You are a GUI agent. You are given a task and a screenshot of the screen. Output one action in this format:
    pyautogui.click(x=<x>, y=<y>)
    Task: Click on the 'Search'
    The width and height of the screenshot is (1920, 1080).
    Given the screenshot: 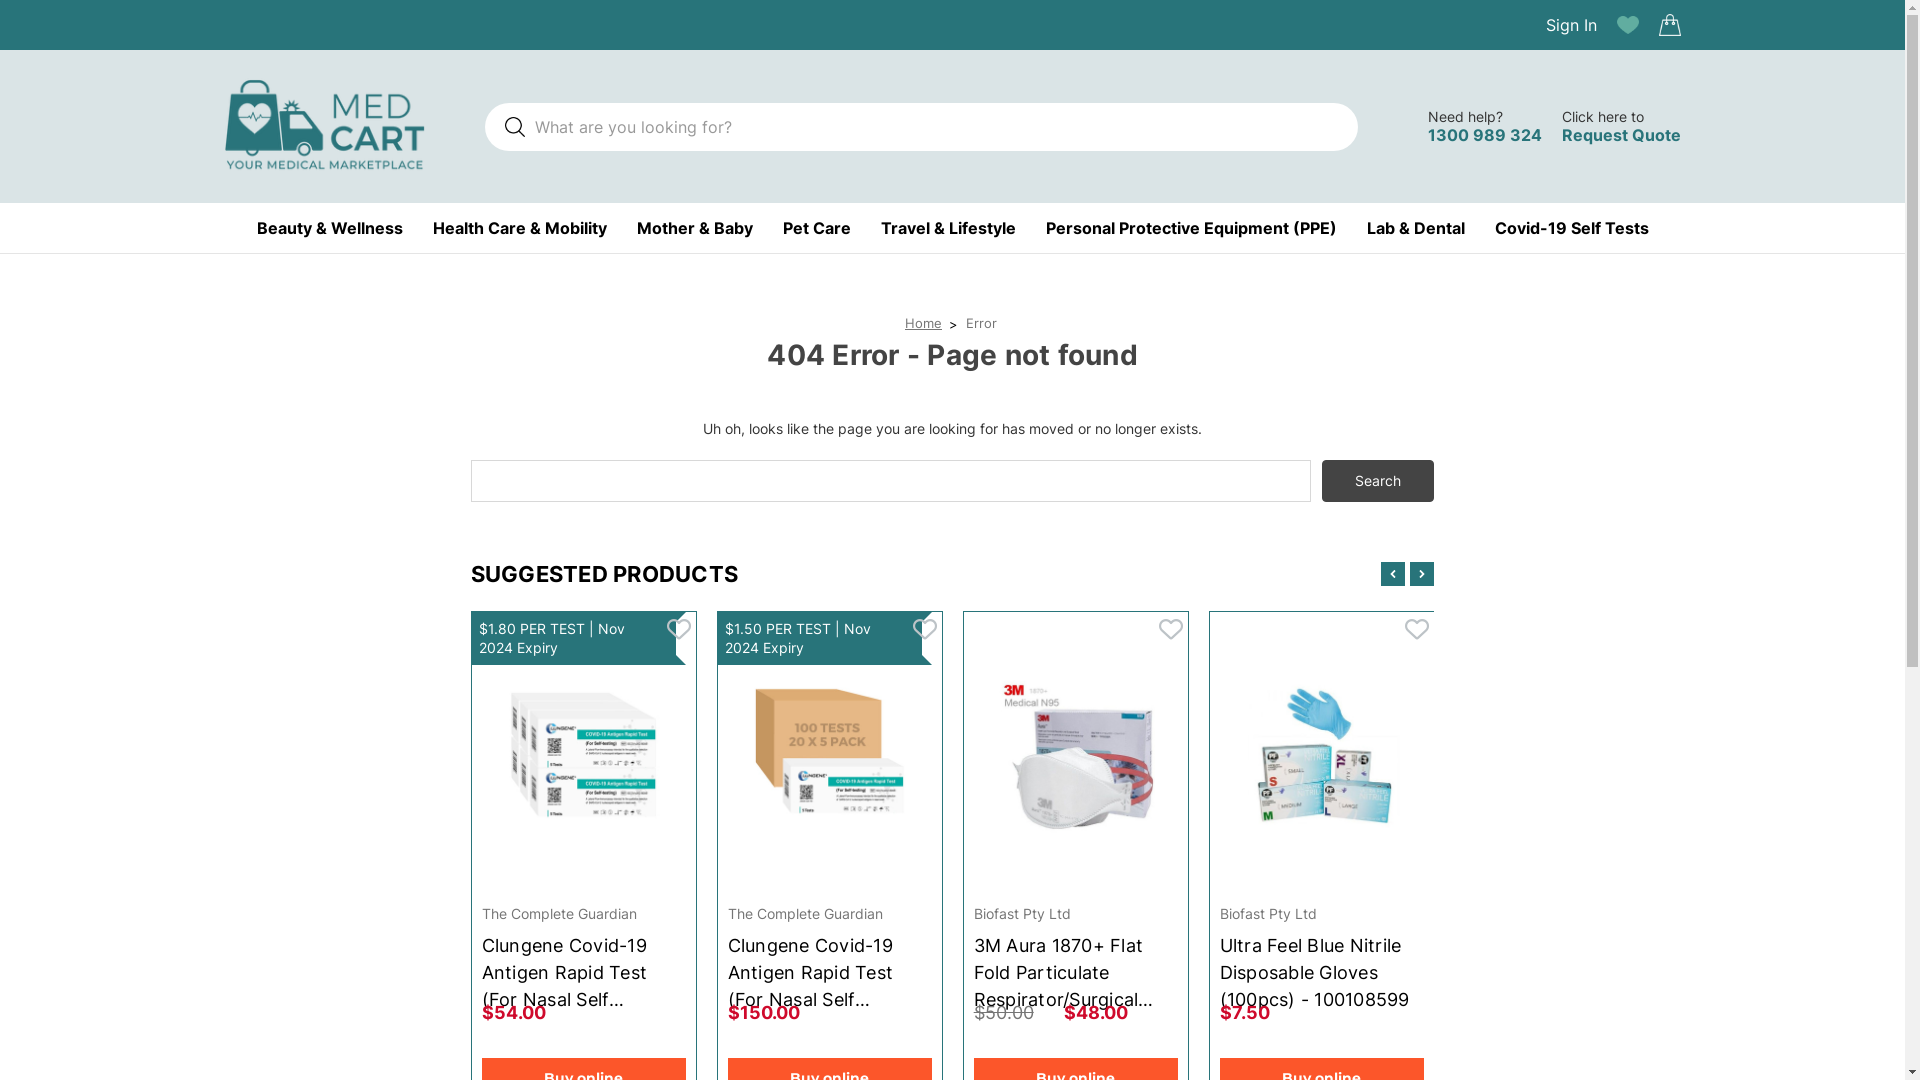 What is the action you would take?
    pyautogui.click(x=1376, y=481)
    